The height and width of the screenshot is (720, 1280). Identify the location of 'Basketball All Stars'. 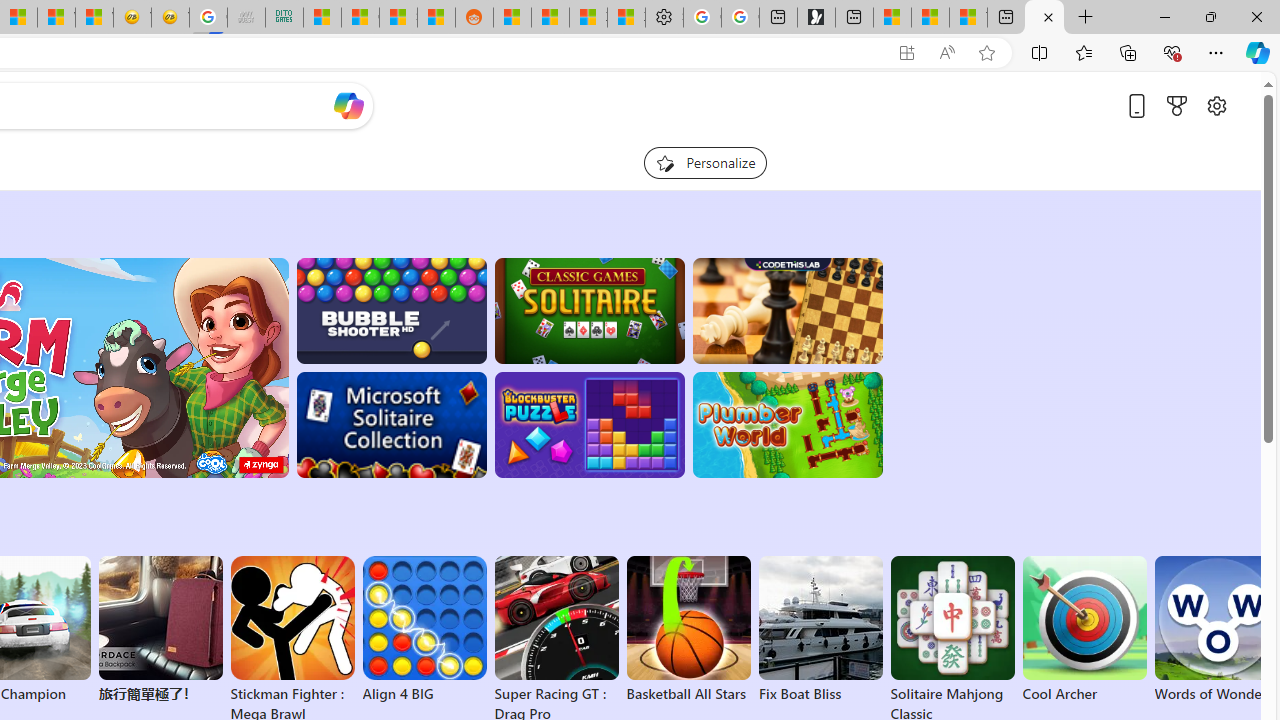
(688, 630).